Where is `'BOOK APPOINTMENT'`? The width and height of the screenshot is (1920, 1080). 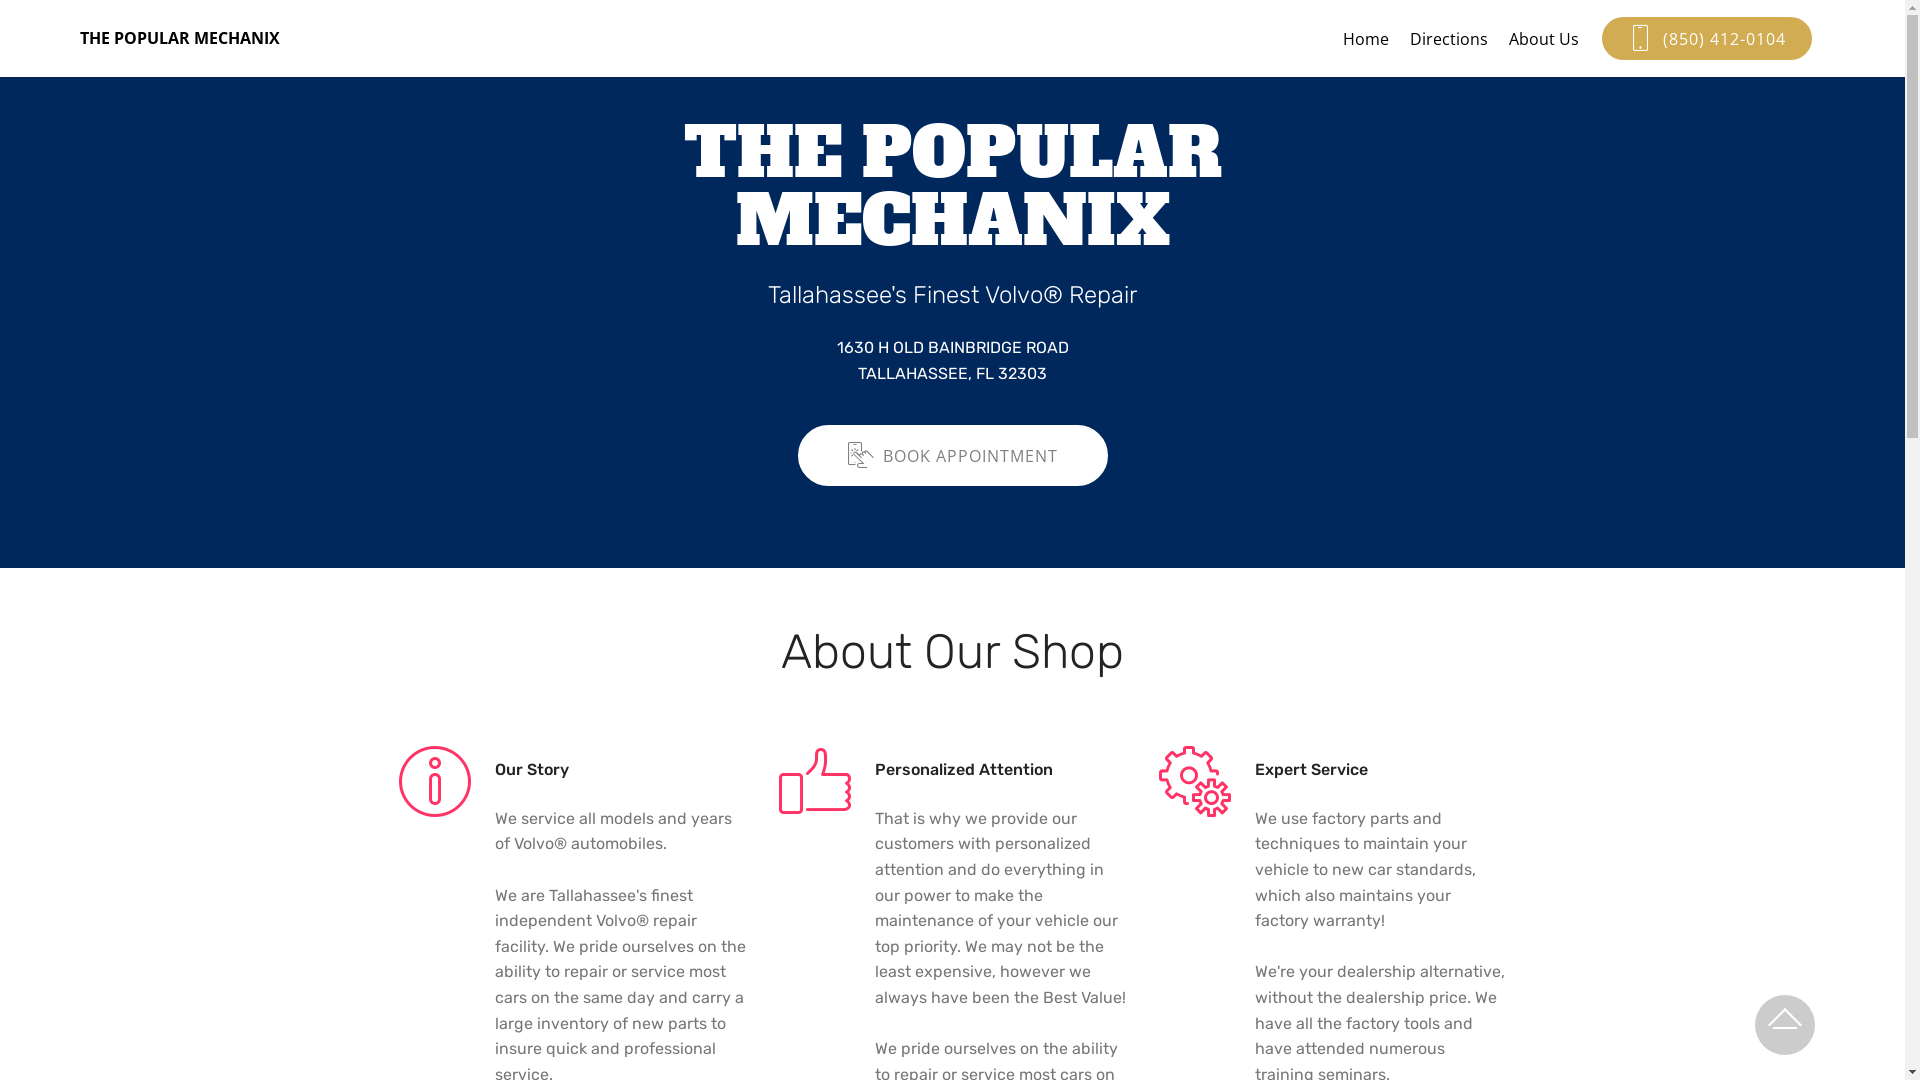 'BOOK APPOINTMENT' is located at coordinates (952, 455).